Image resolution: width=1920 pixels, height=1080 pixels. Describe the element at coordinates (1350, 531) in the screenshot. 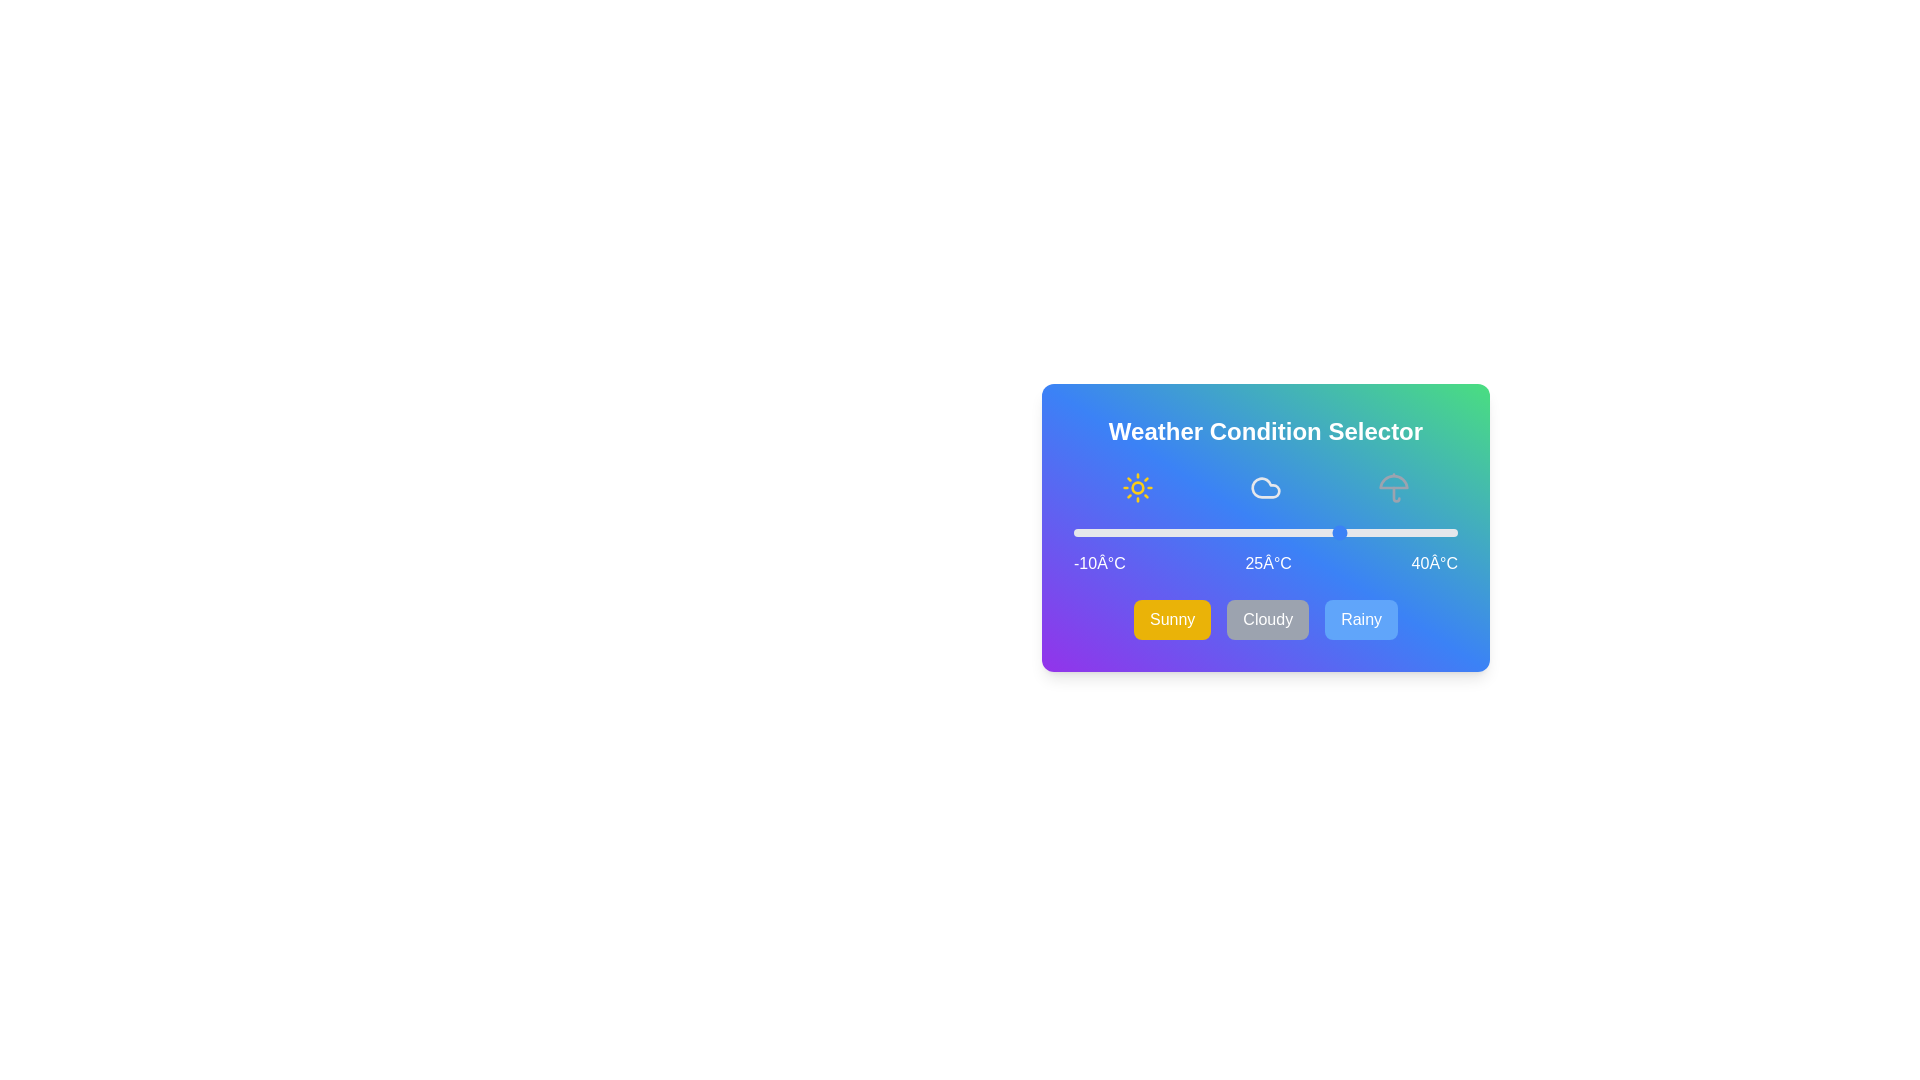

I see `the temperature slider to 26°C` at that location.